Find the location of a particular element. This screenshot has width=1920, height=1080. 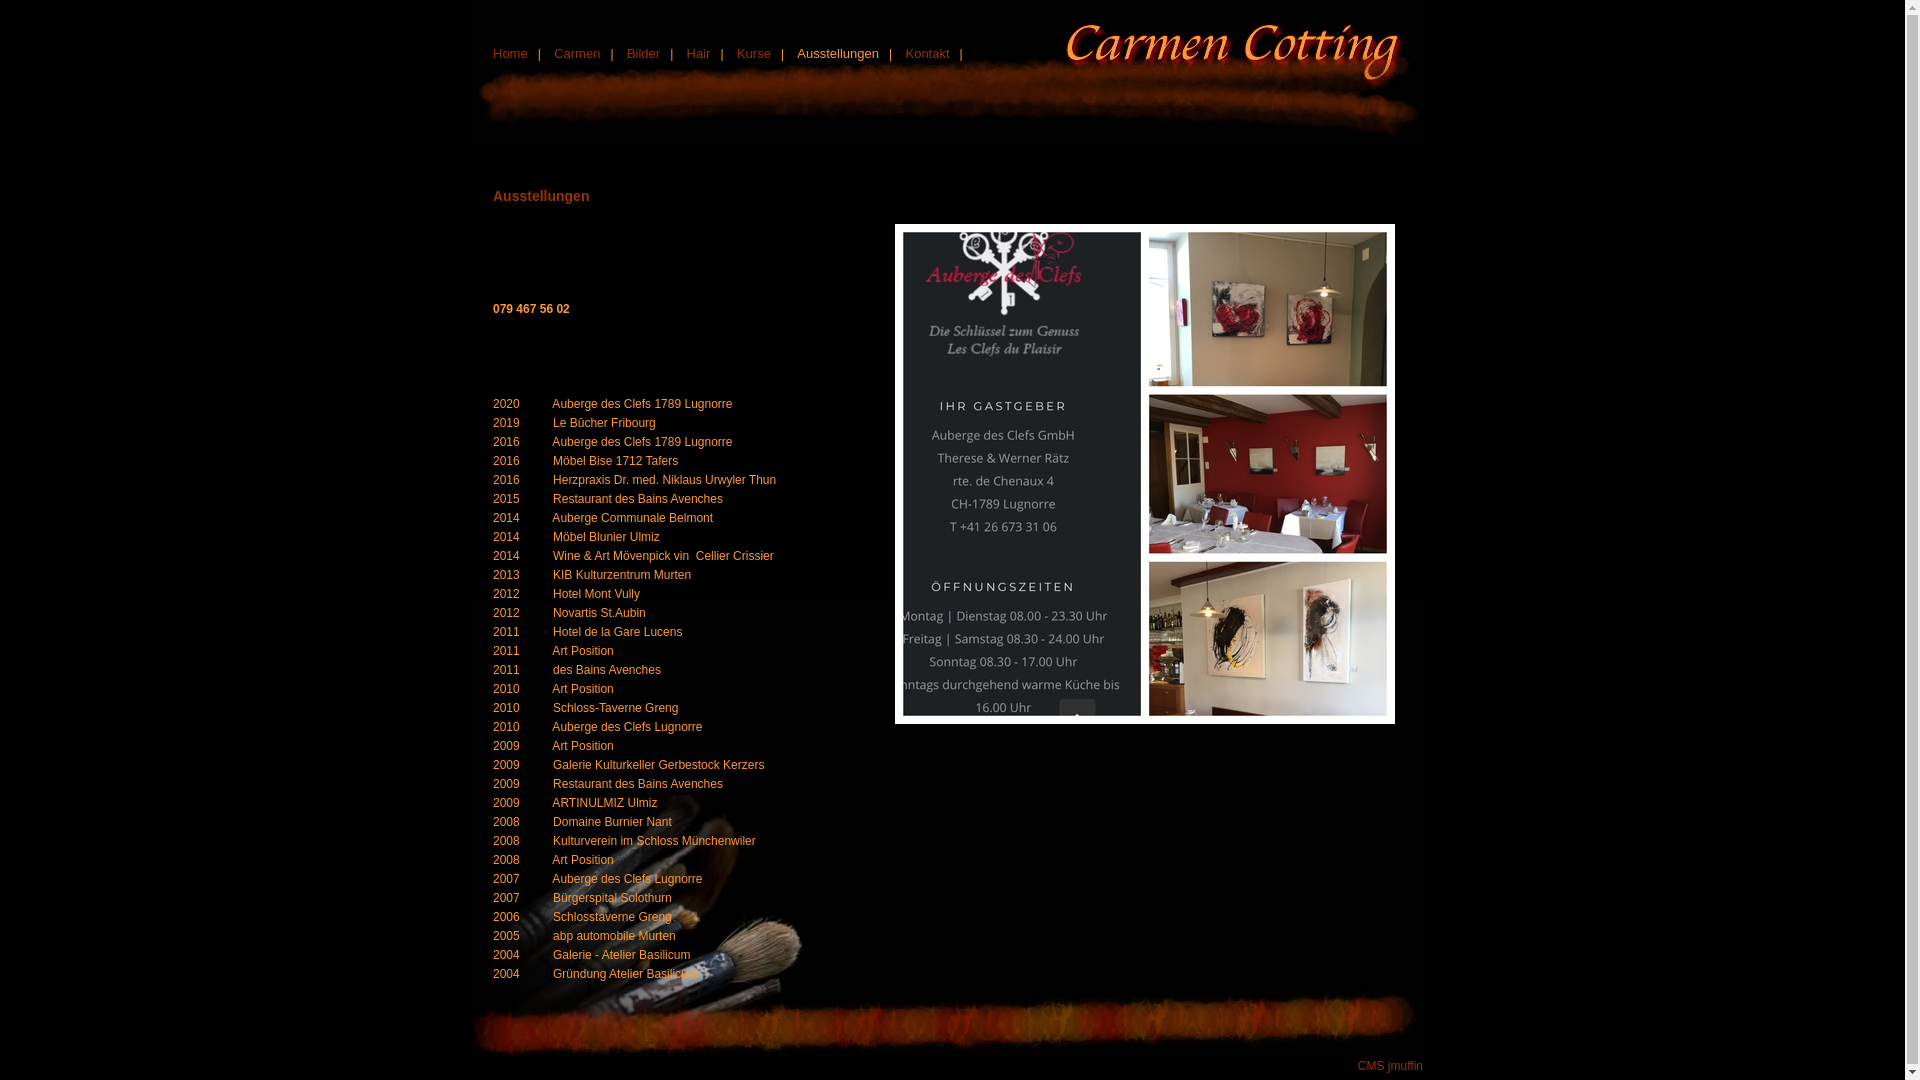

'CMS jmuffin' is located at coordinates (1389, 1064).